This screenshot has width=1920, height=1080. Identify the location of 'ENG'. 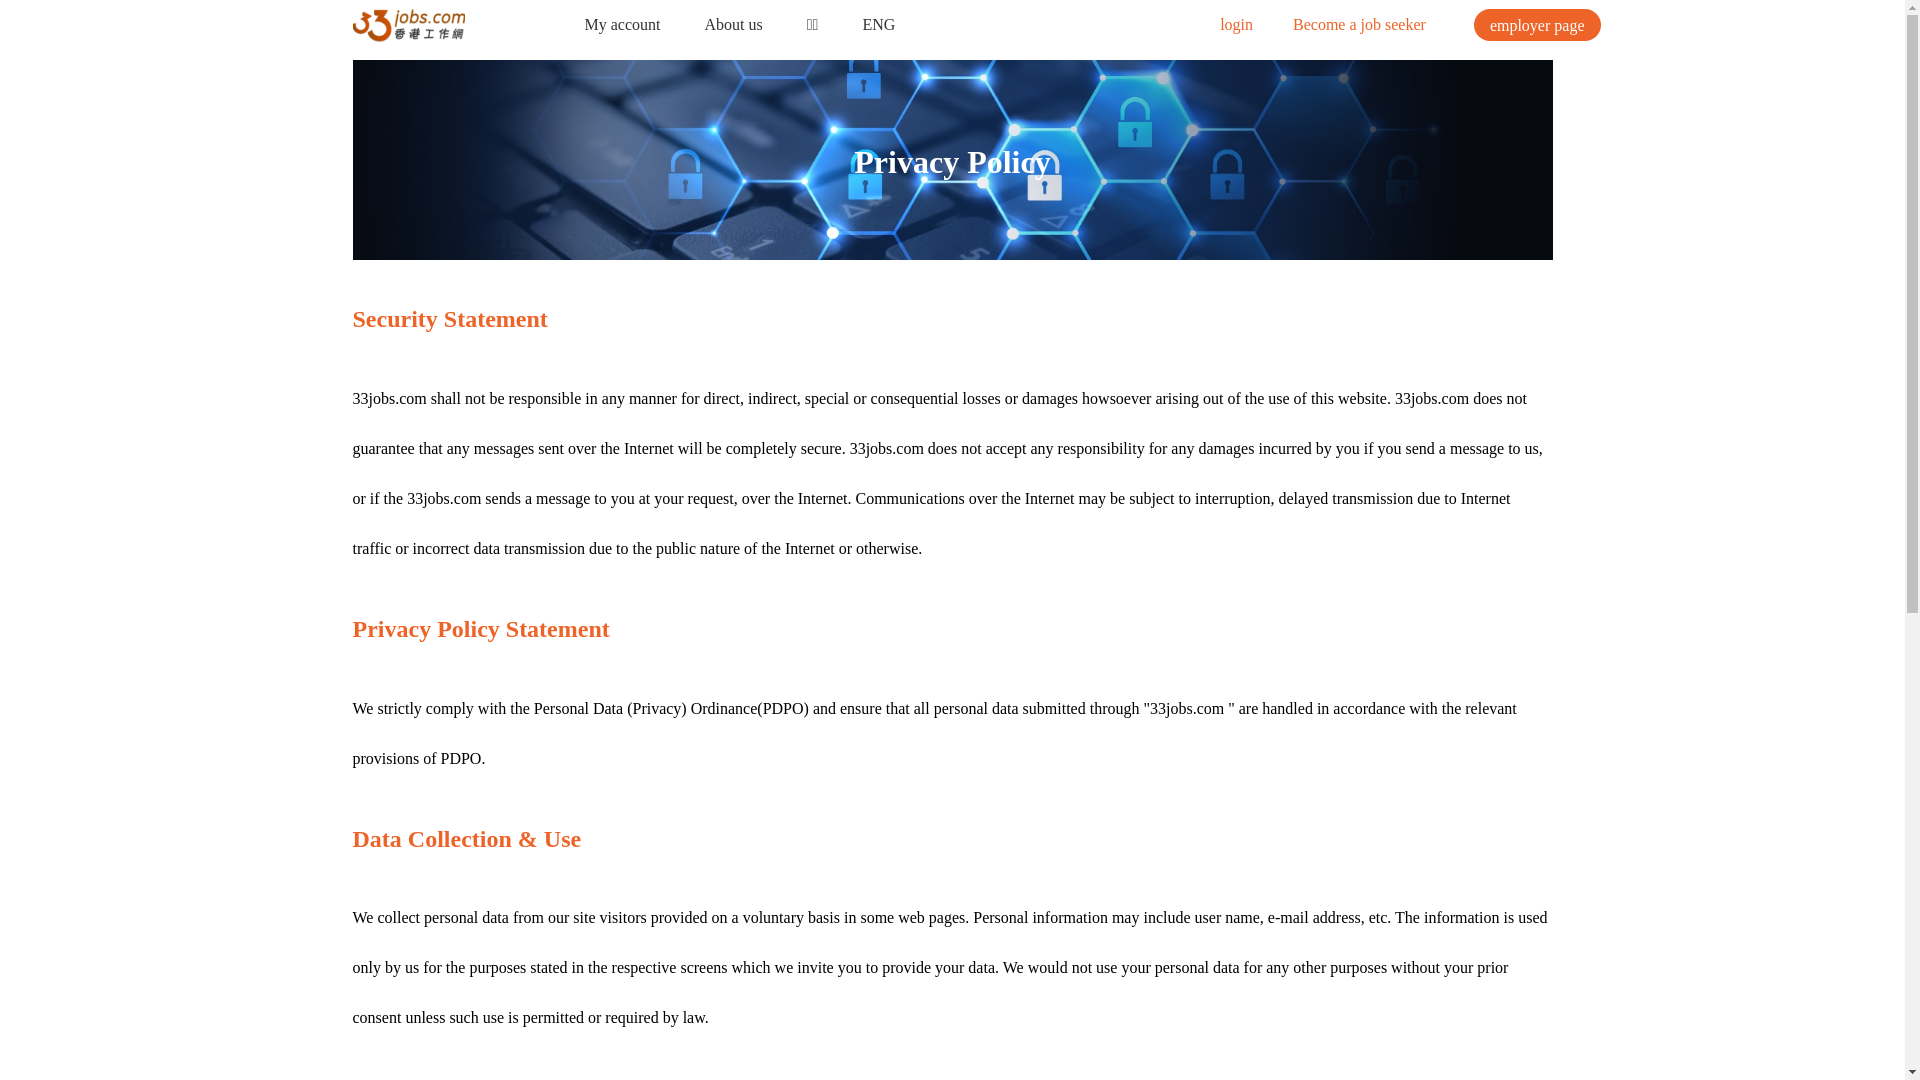
(878, 24).